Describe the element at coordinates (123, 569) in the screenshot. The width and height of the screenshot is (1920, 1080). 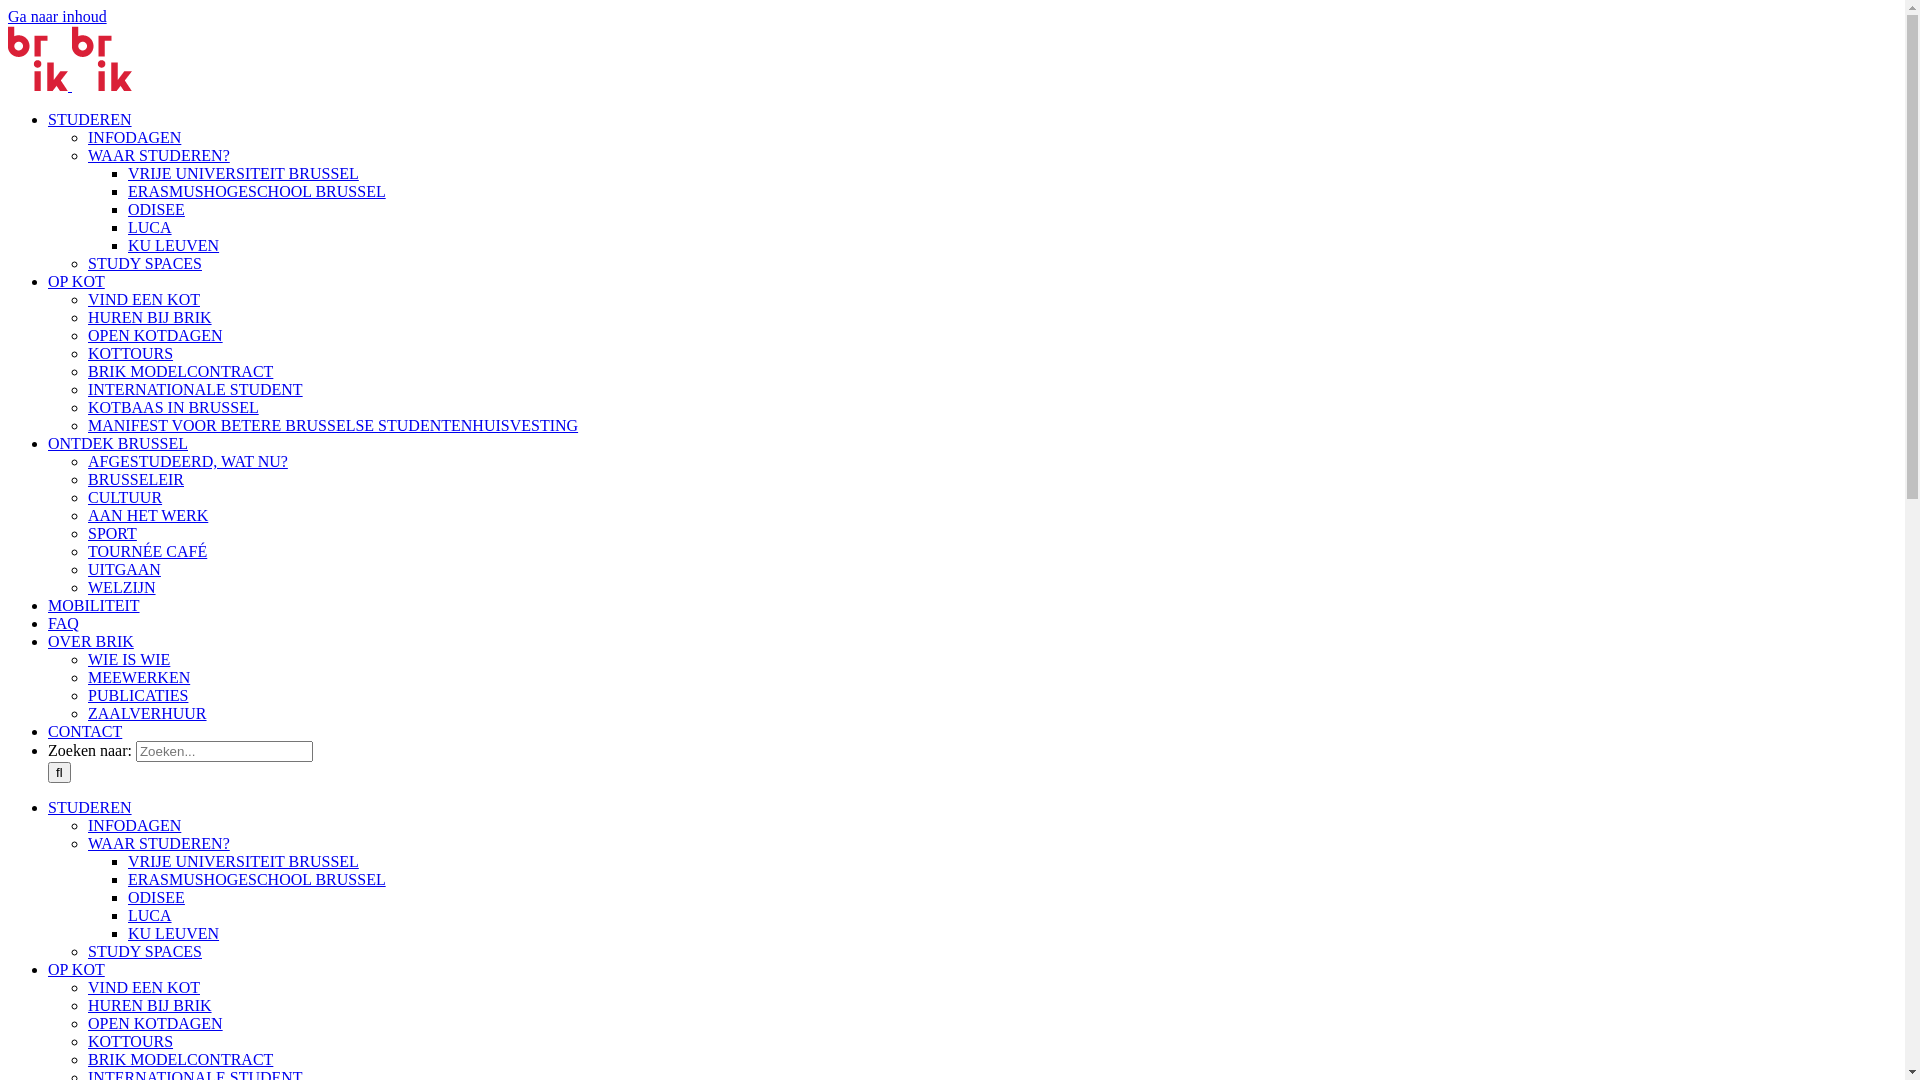
I see `'UITGAAN'` at that location.